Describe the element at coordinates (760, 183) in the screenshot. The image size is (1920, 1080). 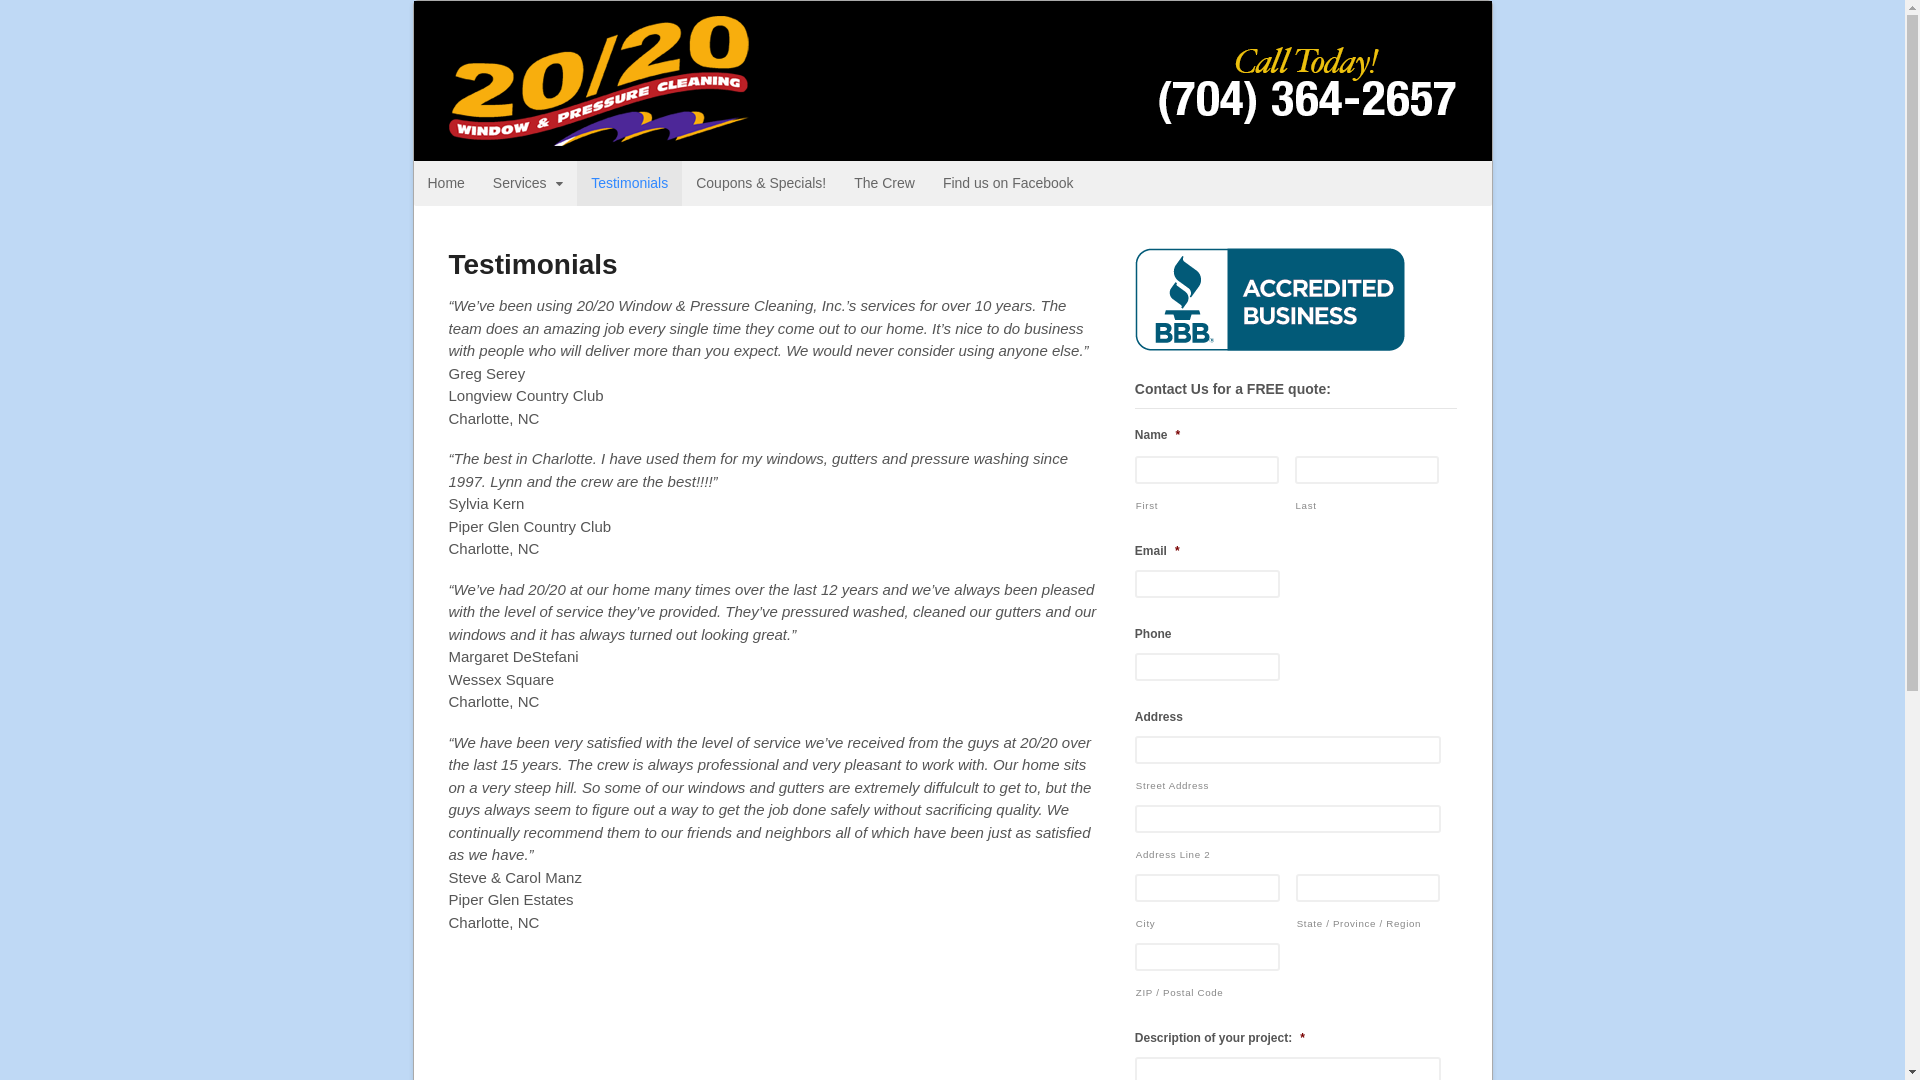
I see `'Coupons & Specials!'` at that location.